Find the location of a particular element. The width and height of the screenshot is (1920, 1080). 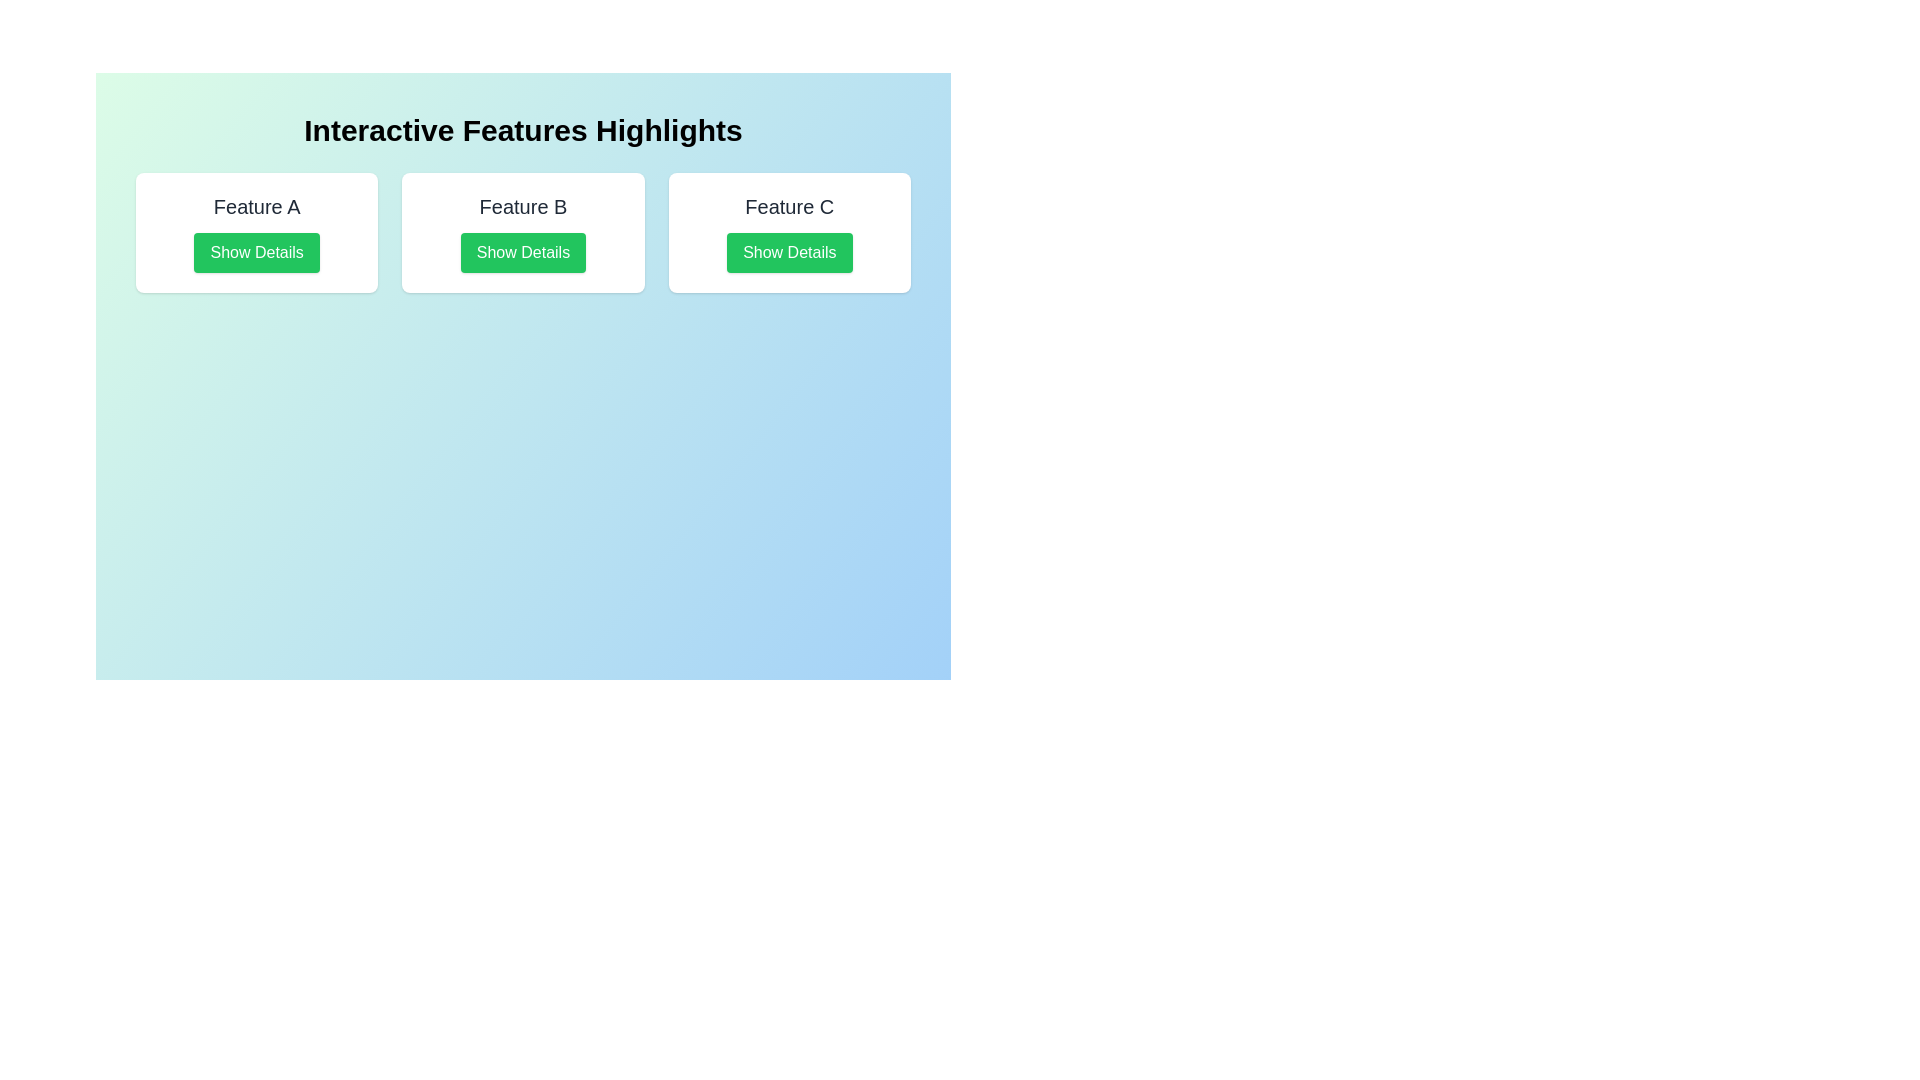

the button in the center of the card labeled 'Feature B' is located at coordinates (523, 252).